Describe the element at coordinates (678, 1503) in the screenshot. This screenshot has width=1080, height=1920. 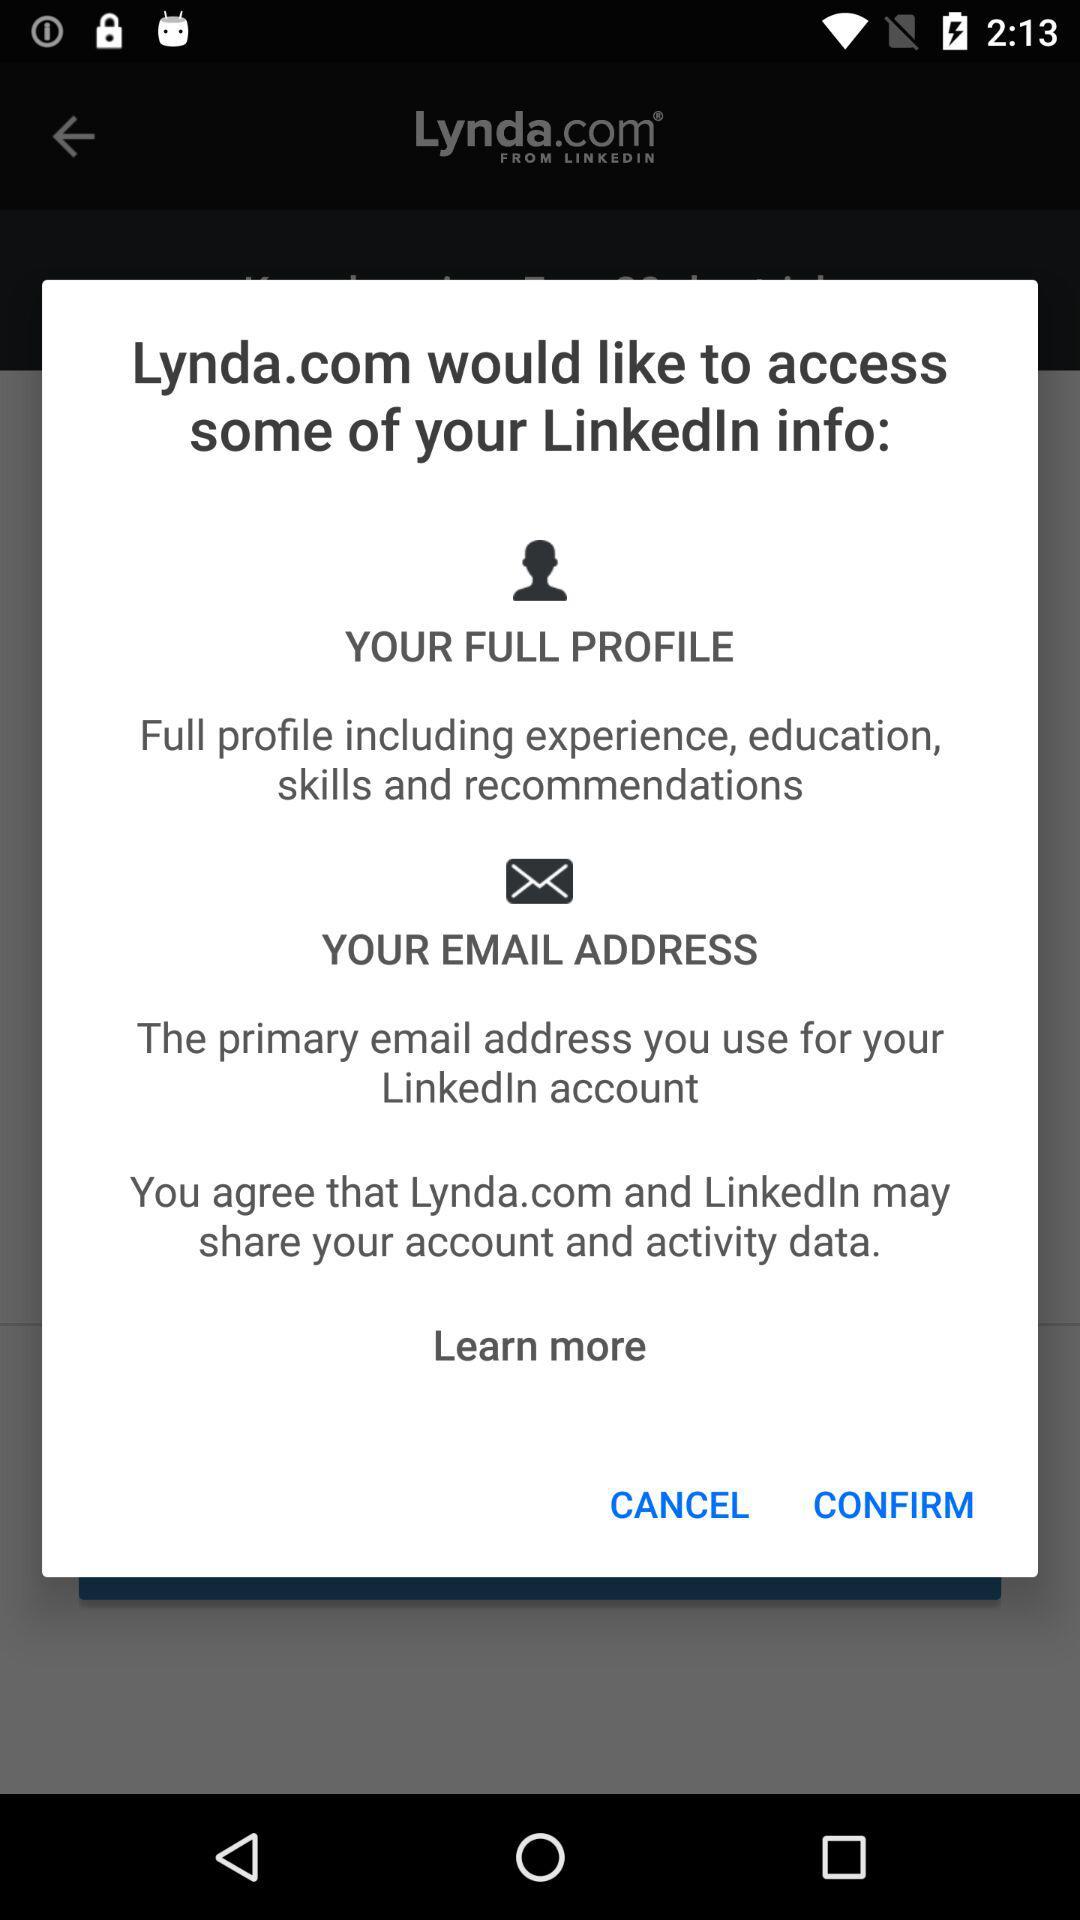
I see `the item below the learn more` at that location.